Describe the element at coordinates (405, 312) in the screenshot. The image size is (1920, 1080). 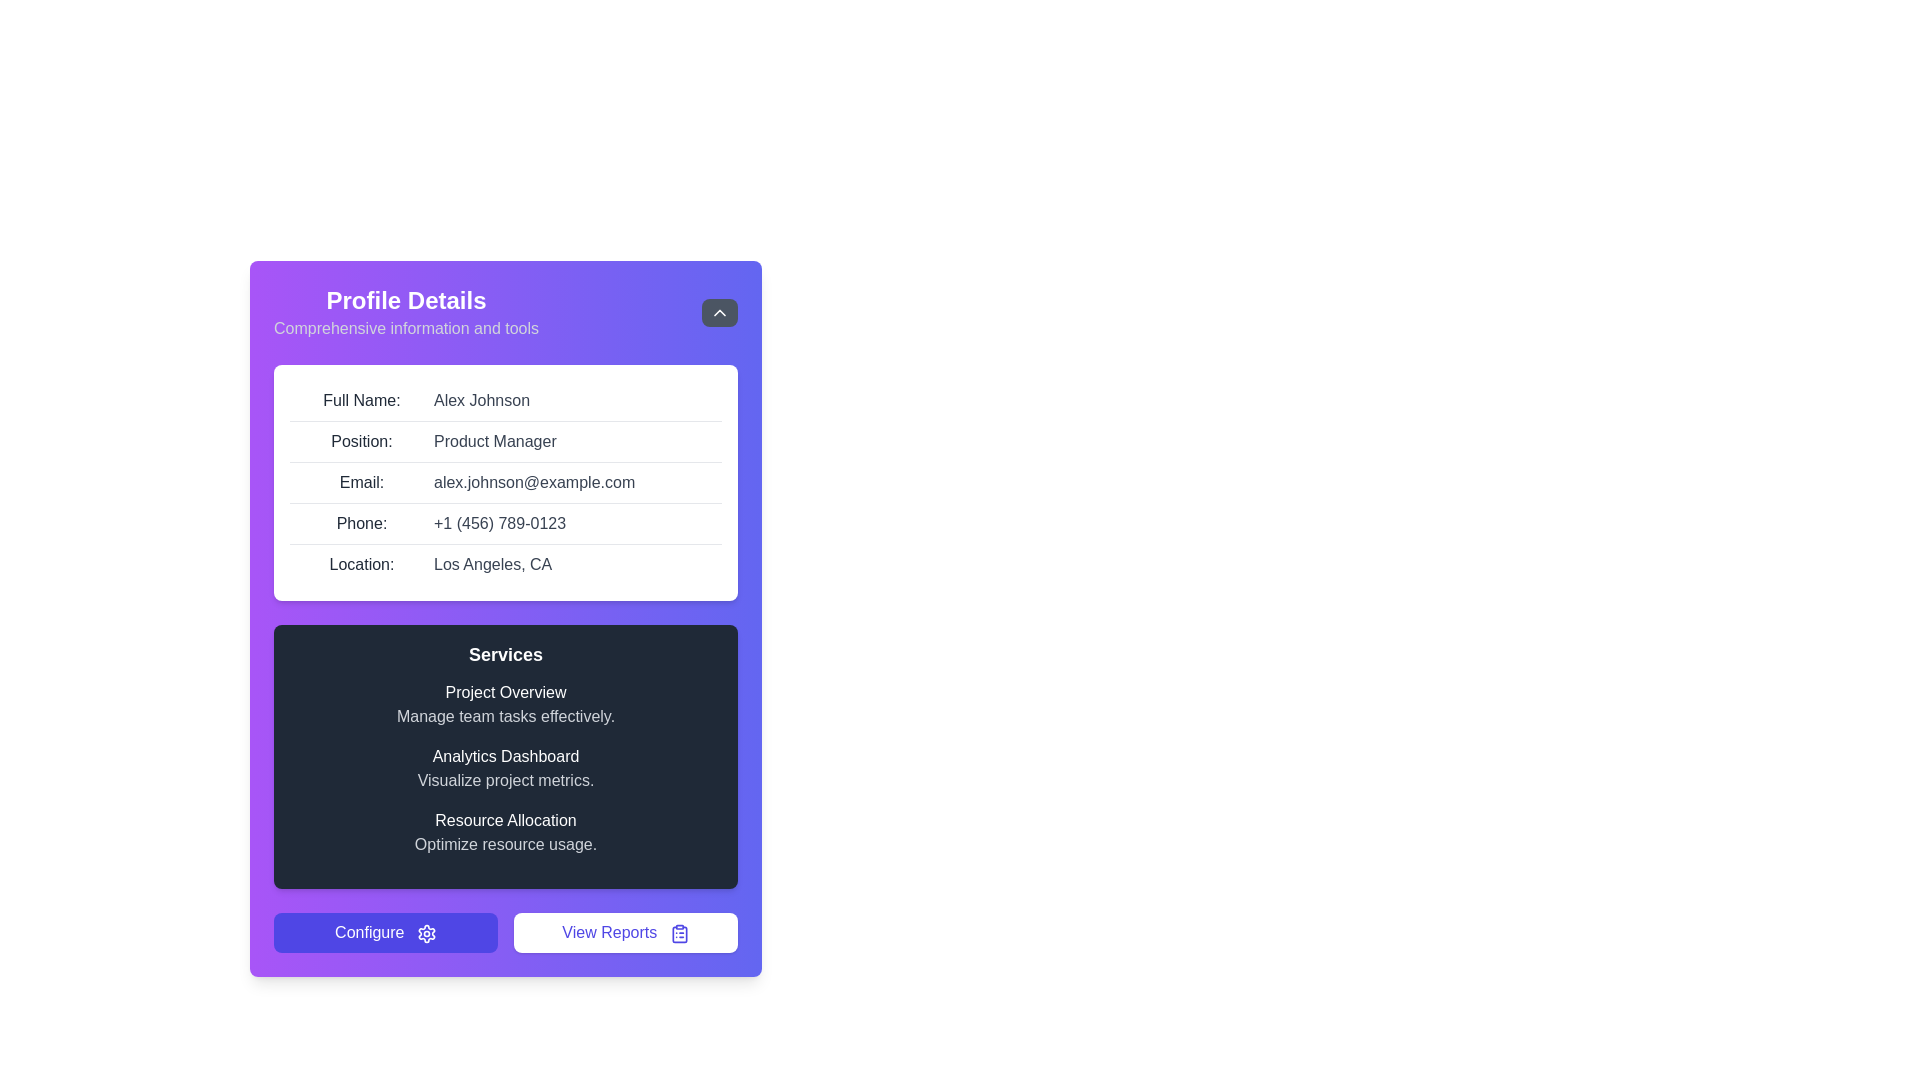
I see `the static text display element that serves as the title and subtitle of the card section, located at the top-central part of the card interface` at that location.